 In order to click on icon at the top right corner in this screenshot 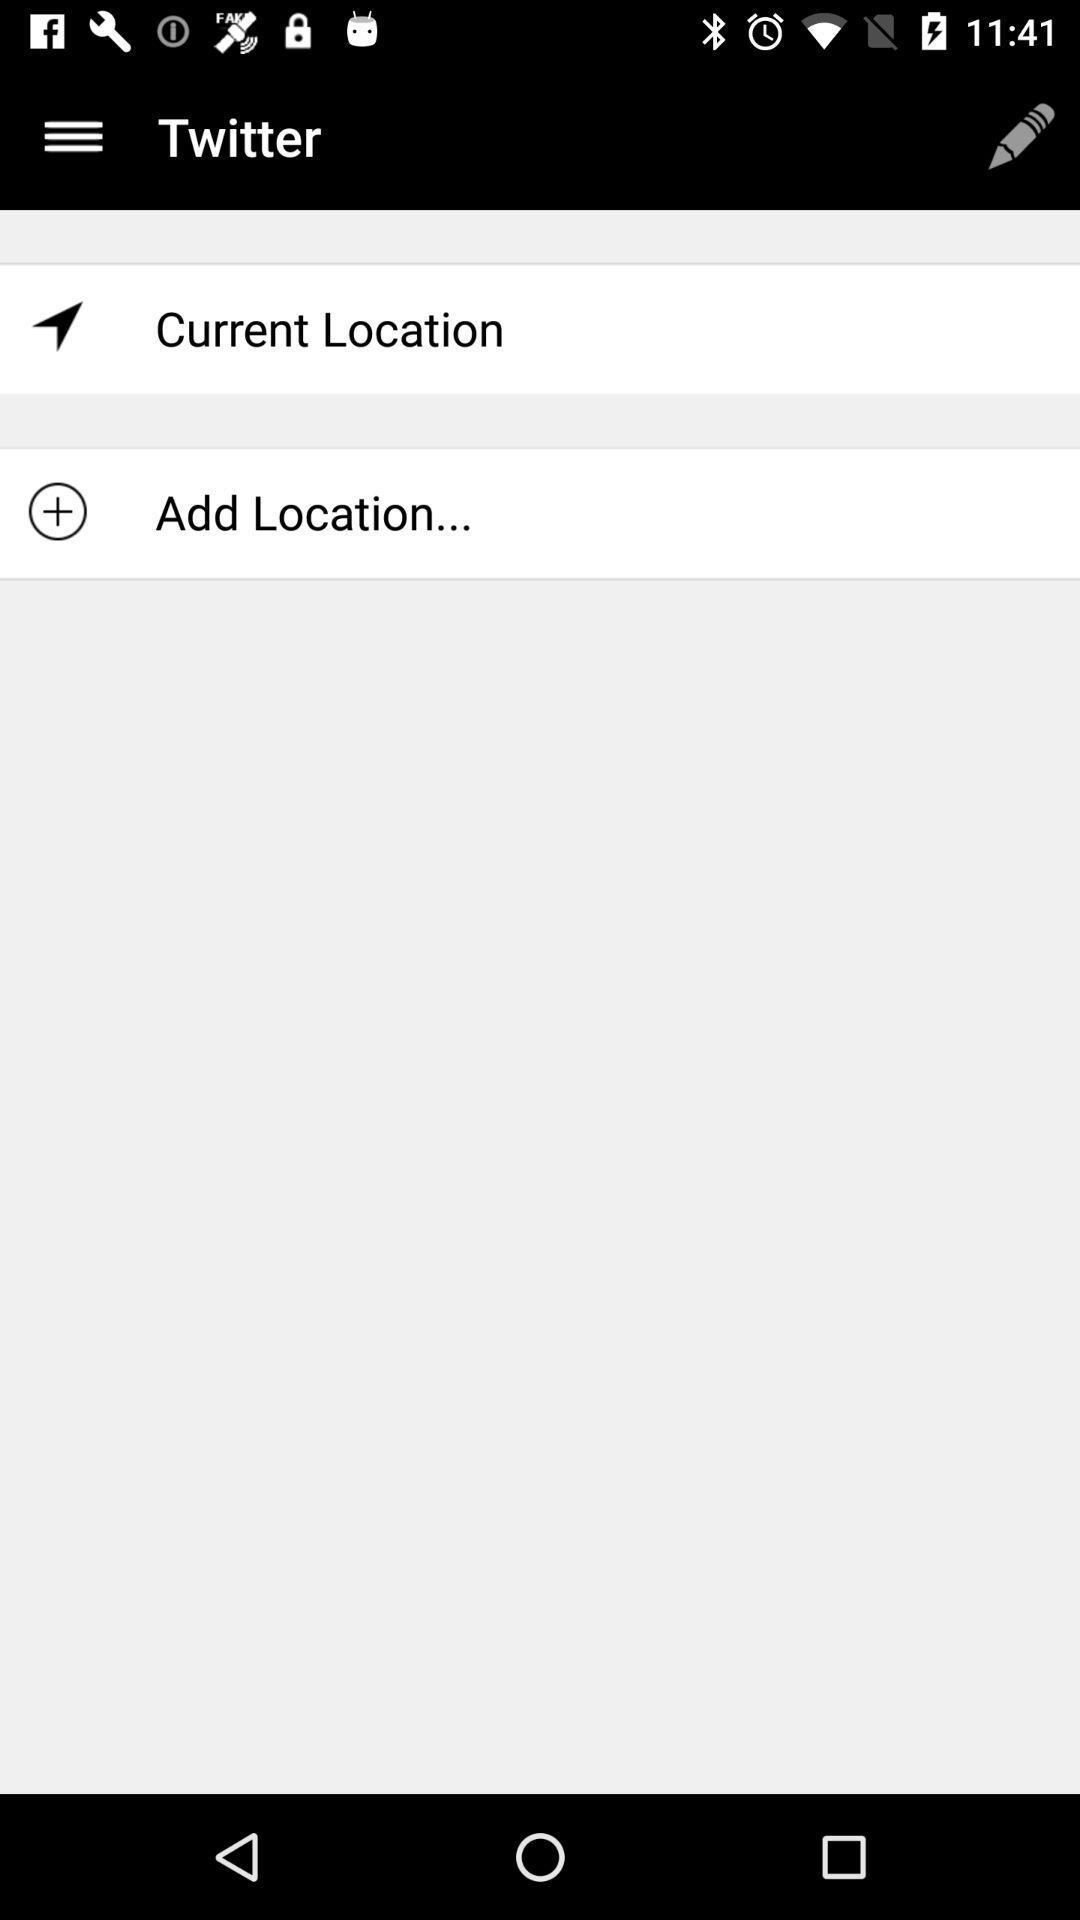, I will do `click(1021, 135)`.